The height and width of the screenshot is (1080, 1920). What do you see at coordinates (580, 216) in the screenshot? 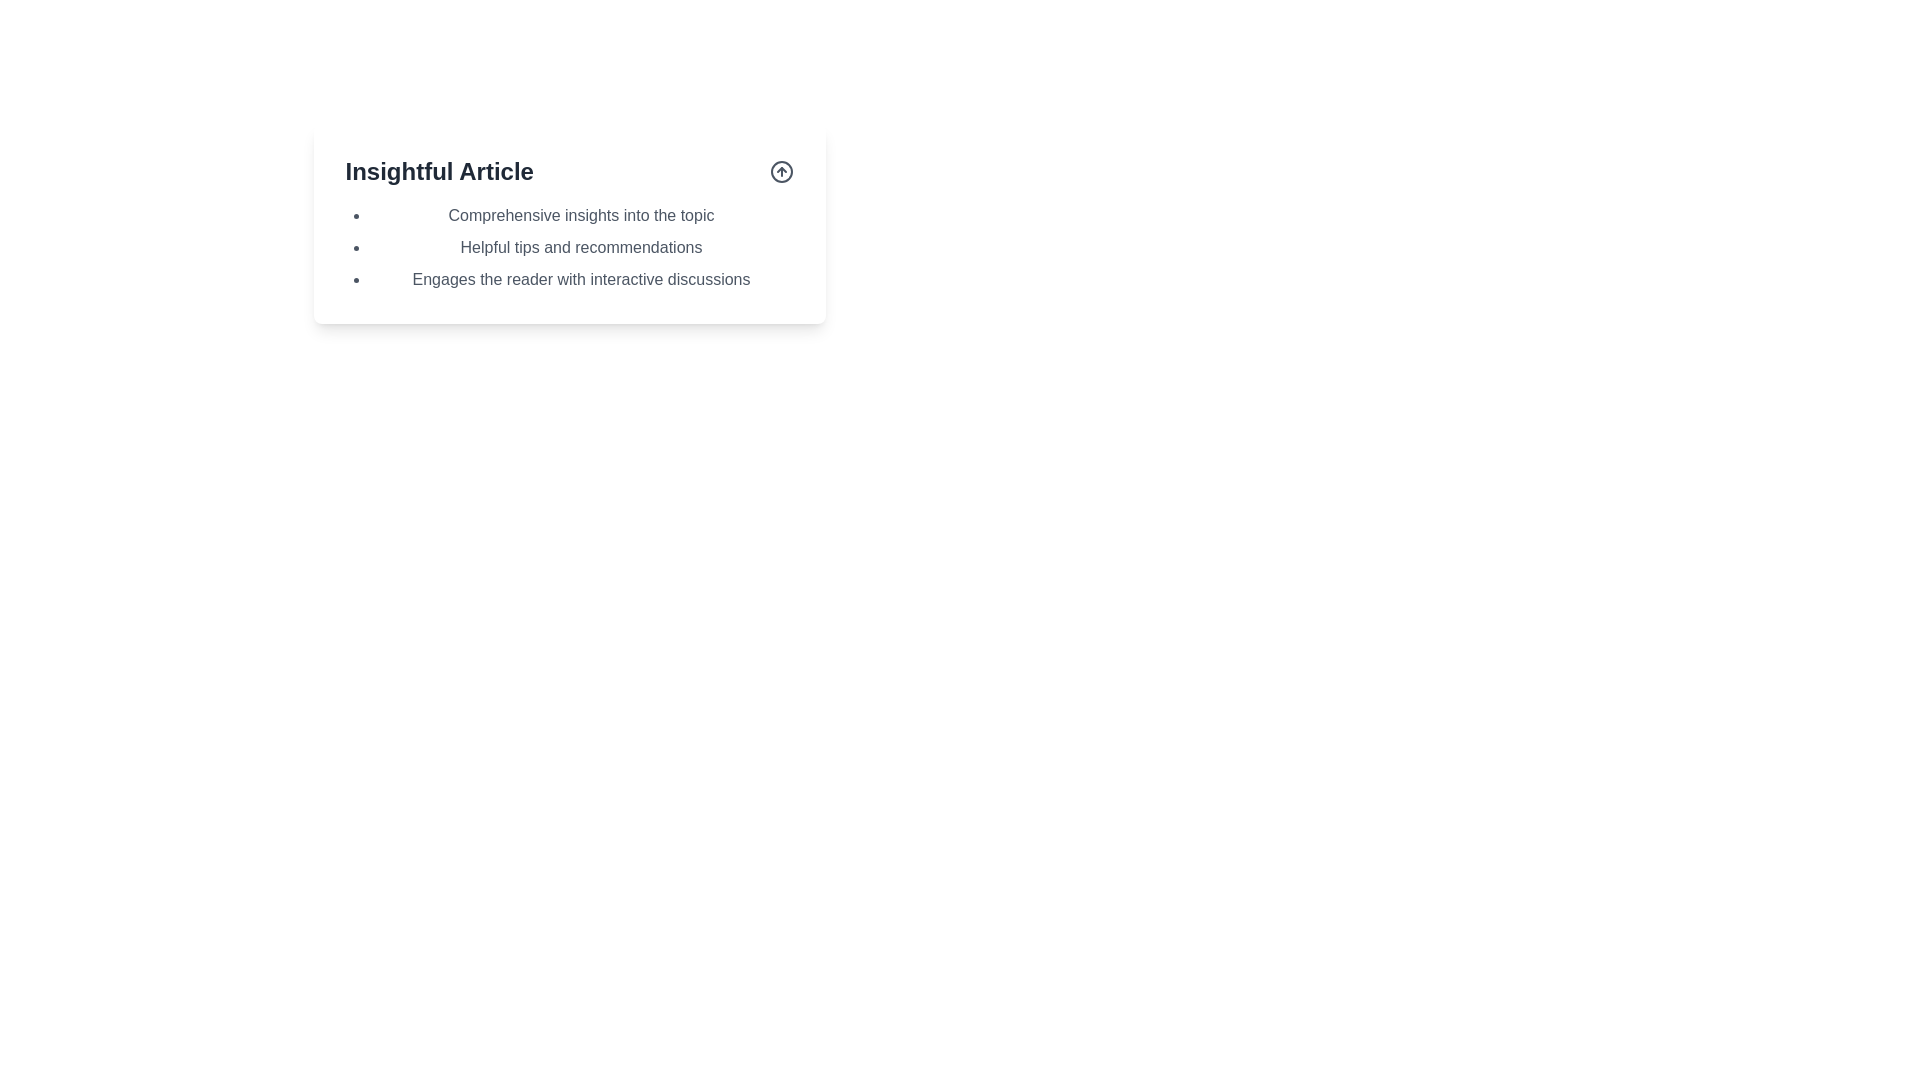
I see `text of the first item in the bulleted list under the header 'Insightful Article'` at bounding box center [580, 216].